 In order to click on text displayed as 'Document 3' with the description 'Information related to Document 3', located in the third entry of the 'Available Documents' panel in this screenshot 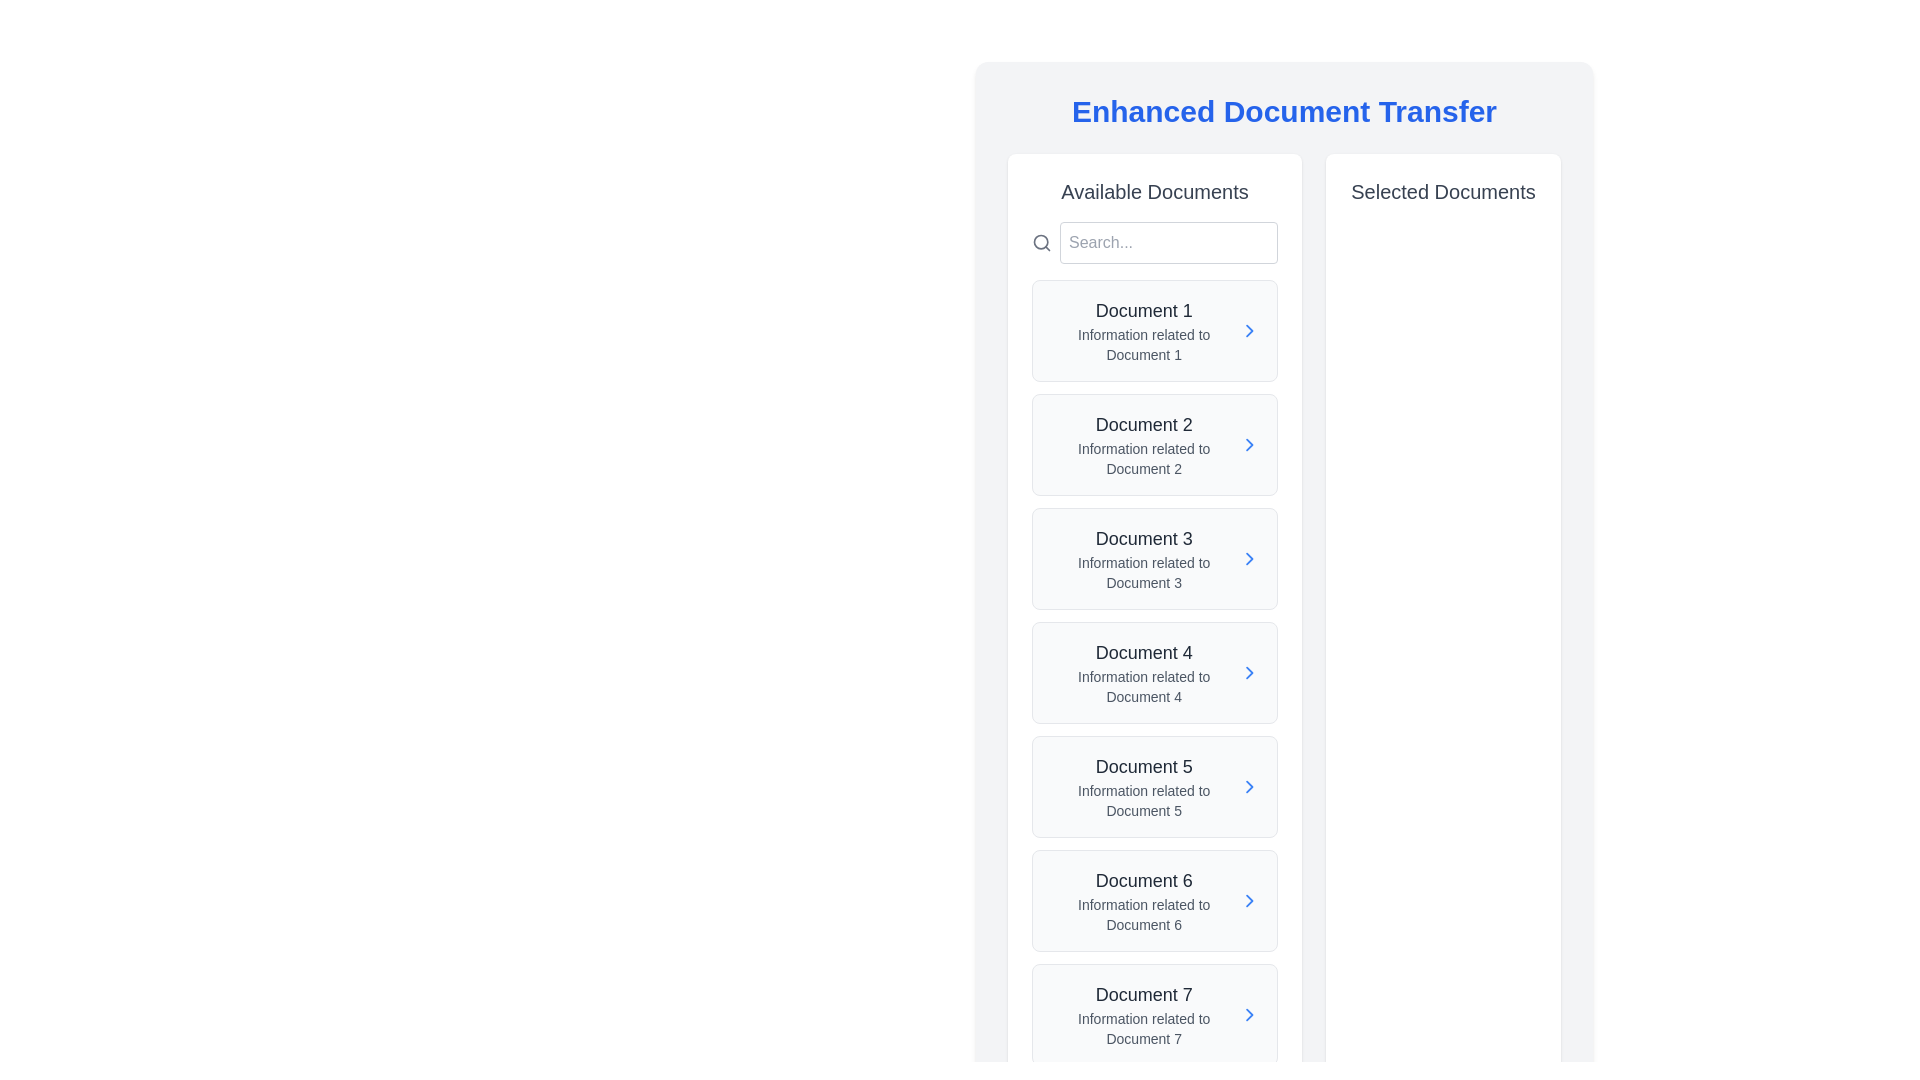, I will do `click(1144, 559)`.